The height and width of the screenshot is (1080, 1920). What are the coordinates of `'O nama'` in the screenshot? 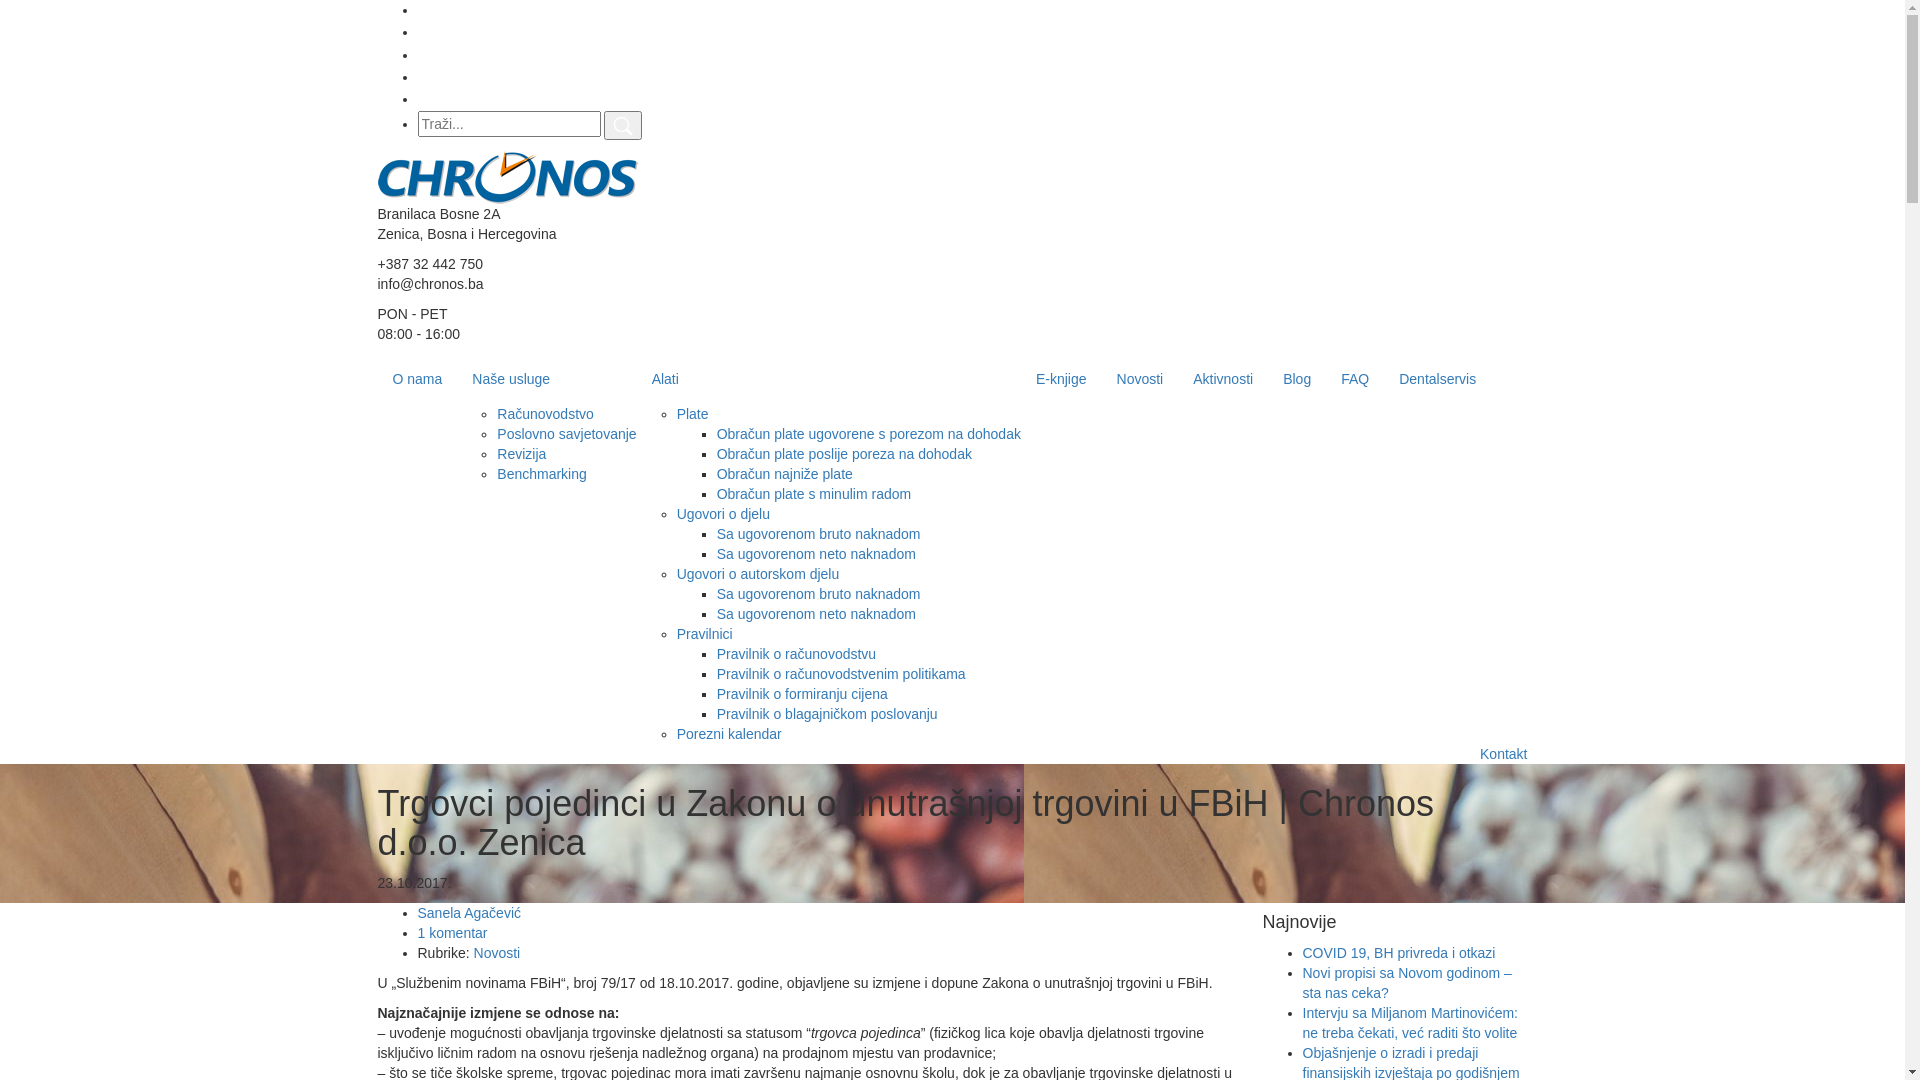 It's located at (416, 378).